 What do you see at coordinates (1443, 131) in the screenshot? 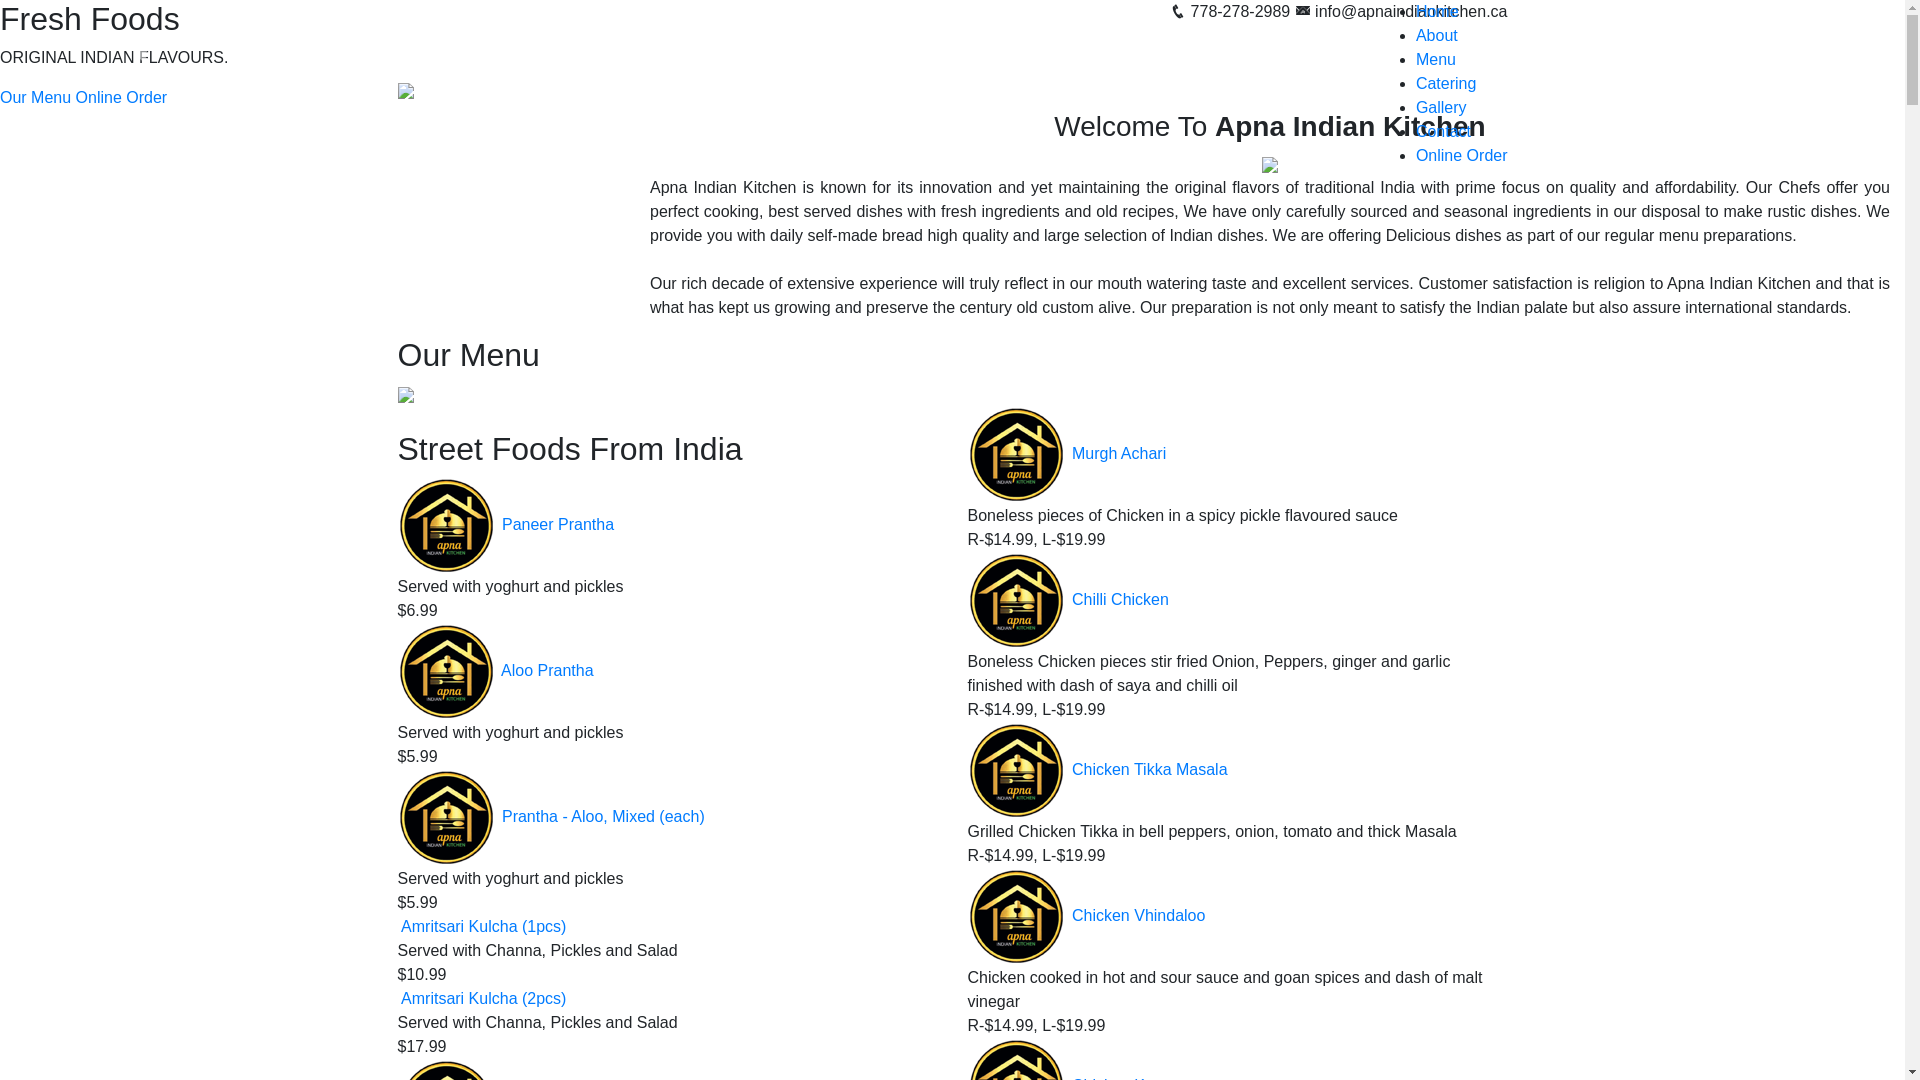
I see `'Contact'` at bounding box center [1443, 131].